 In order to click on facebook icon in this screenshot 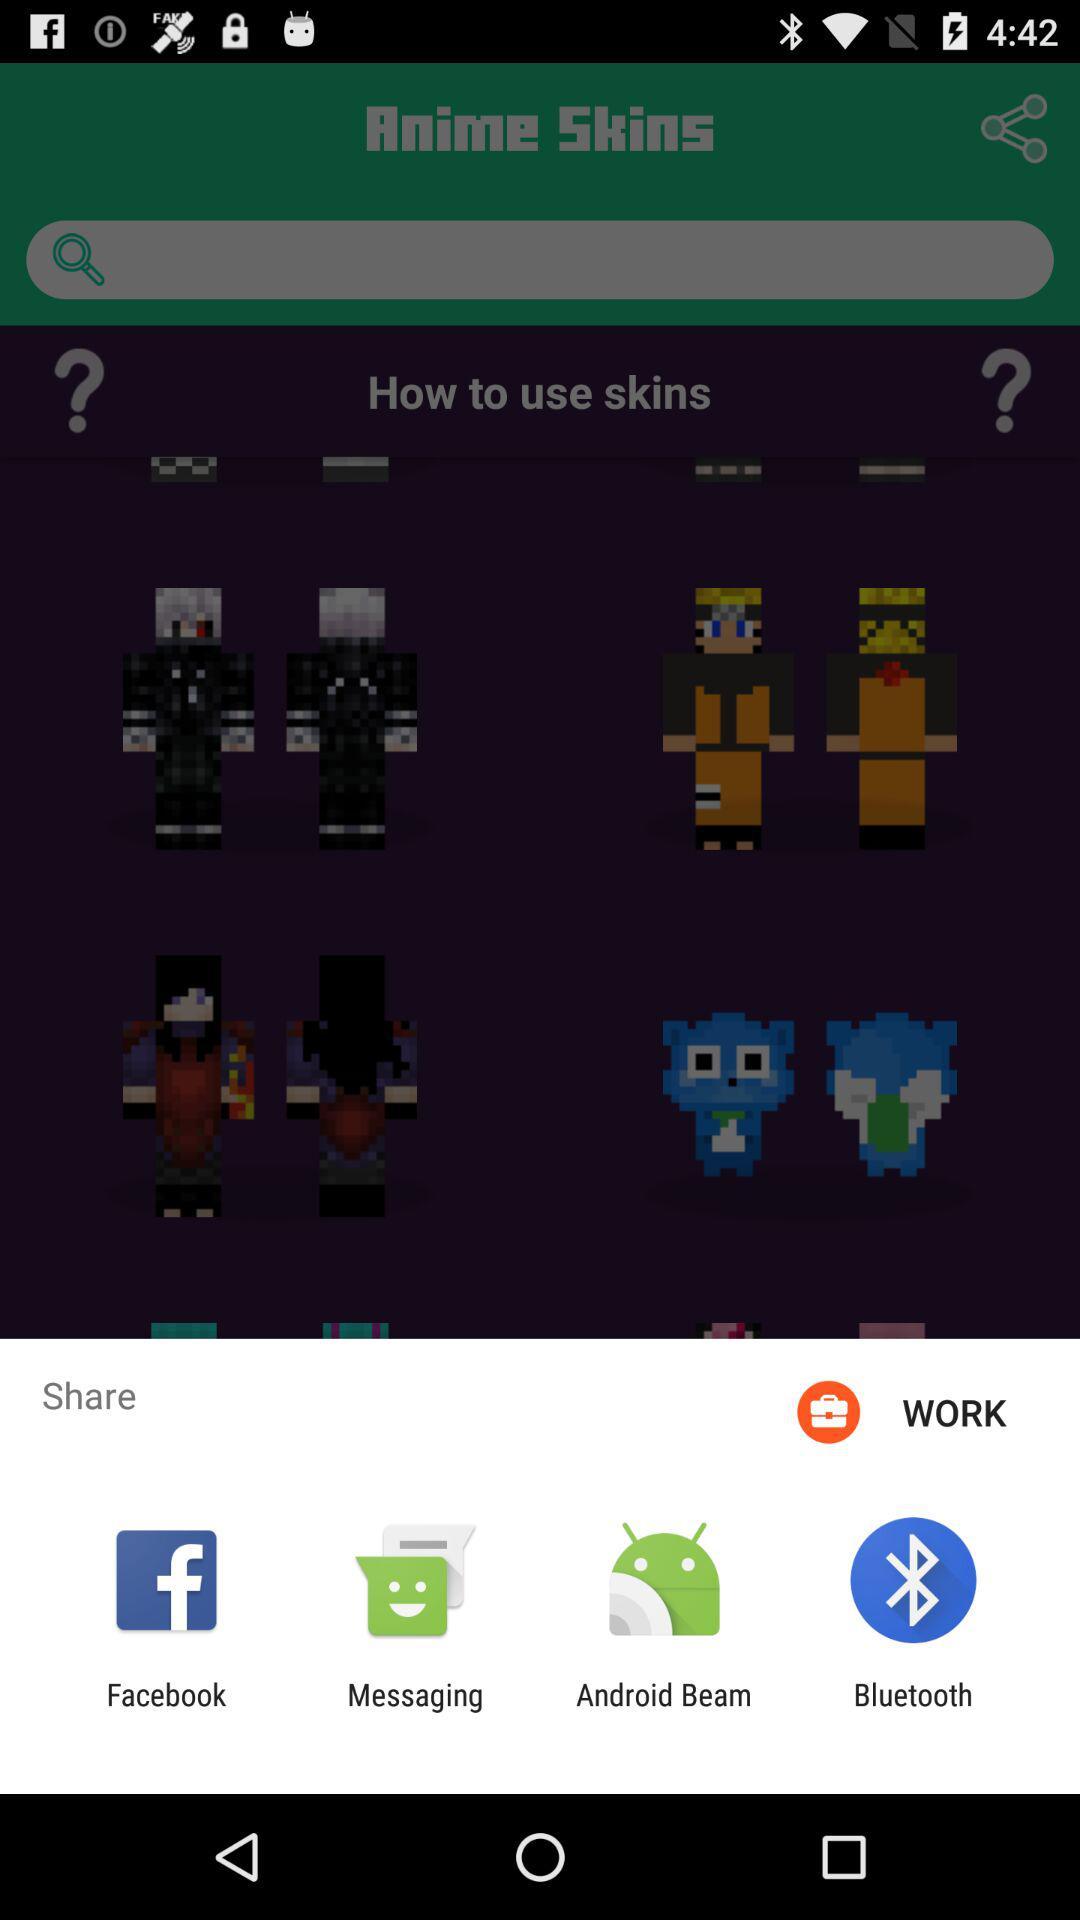, I will do `click(165, 1711)`.